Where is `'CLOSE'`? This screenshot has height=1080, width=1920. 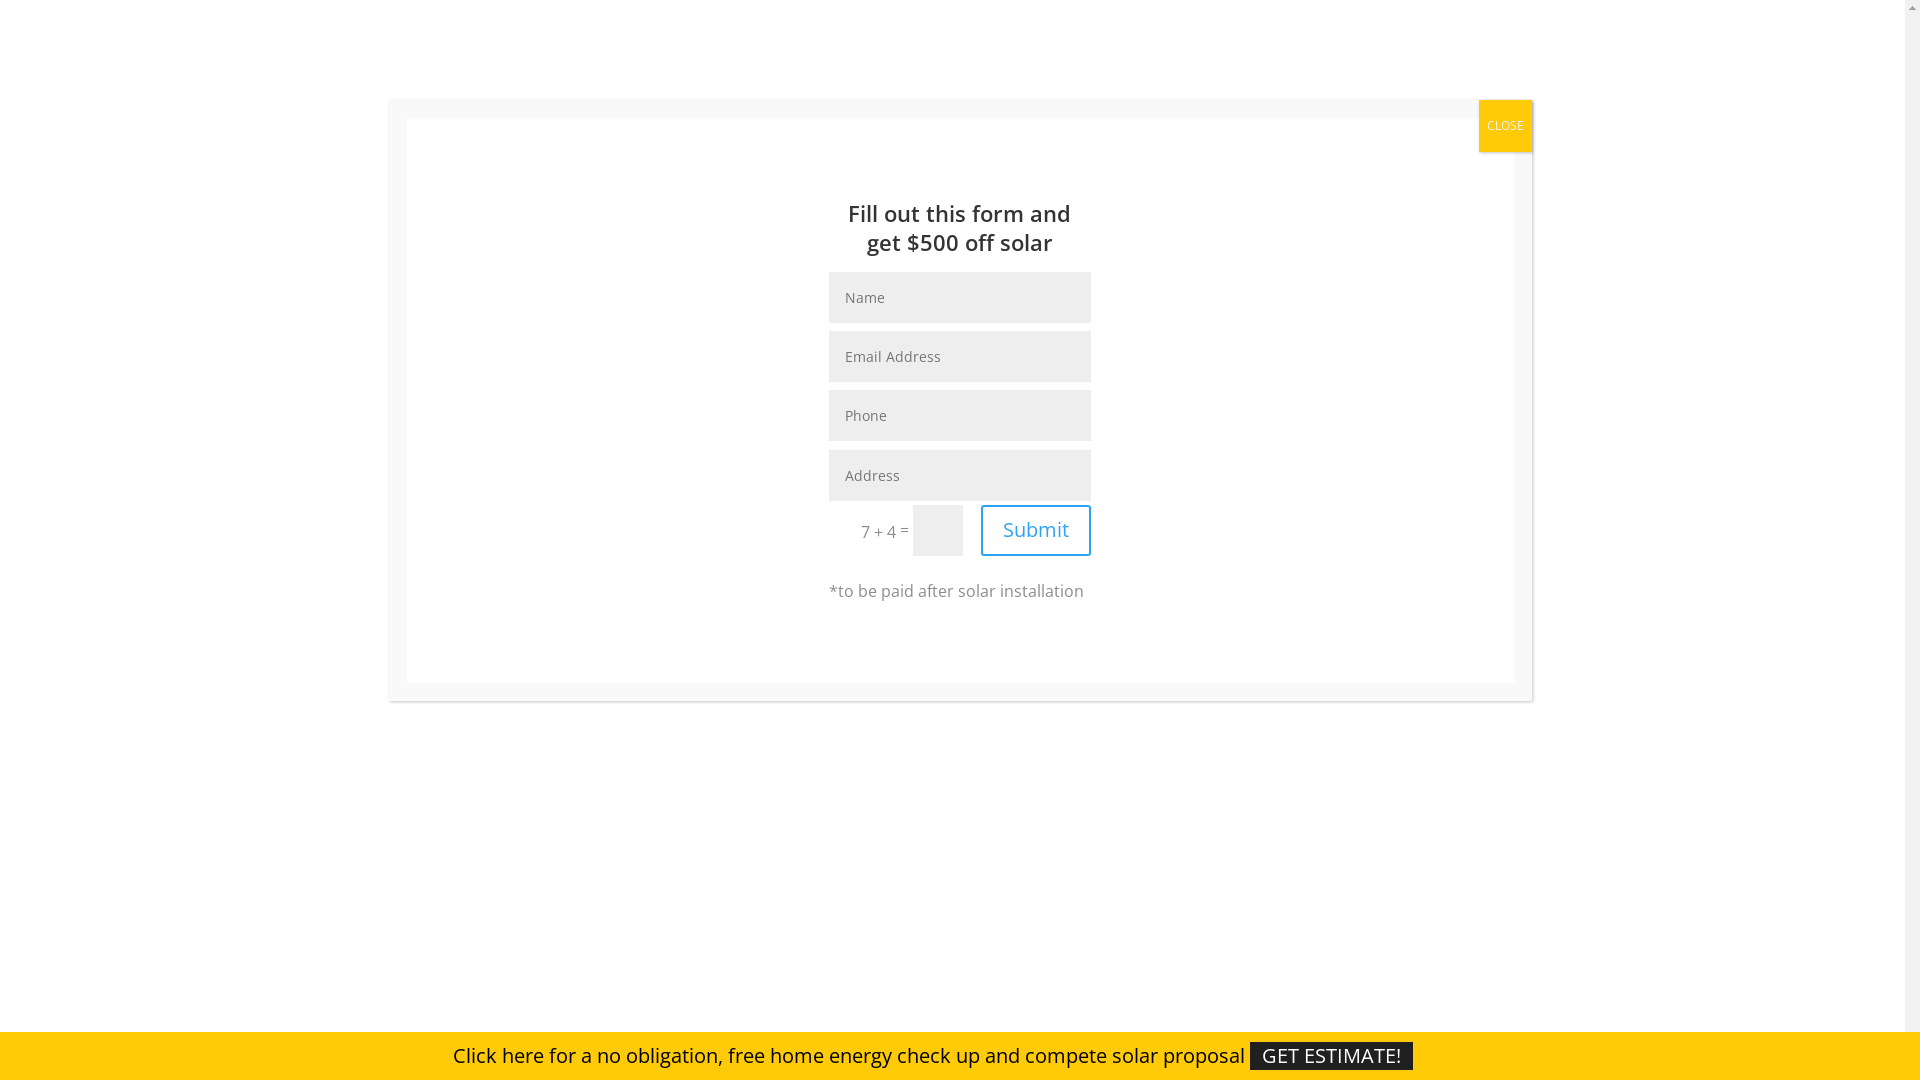 'CLOSE' is located at coordinates (1478, 126).